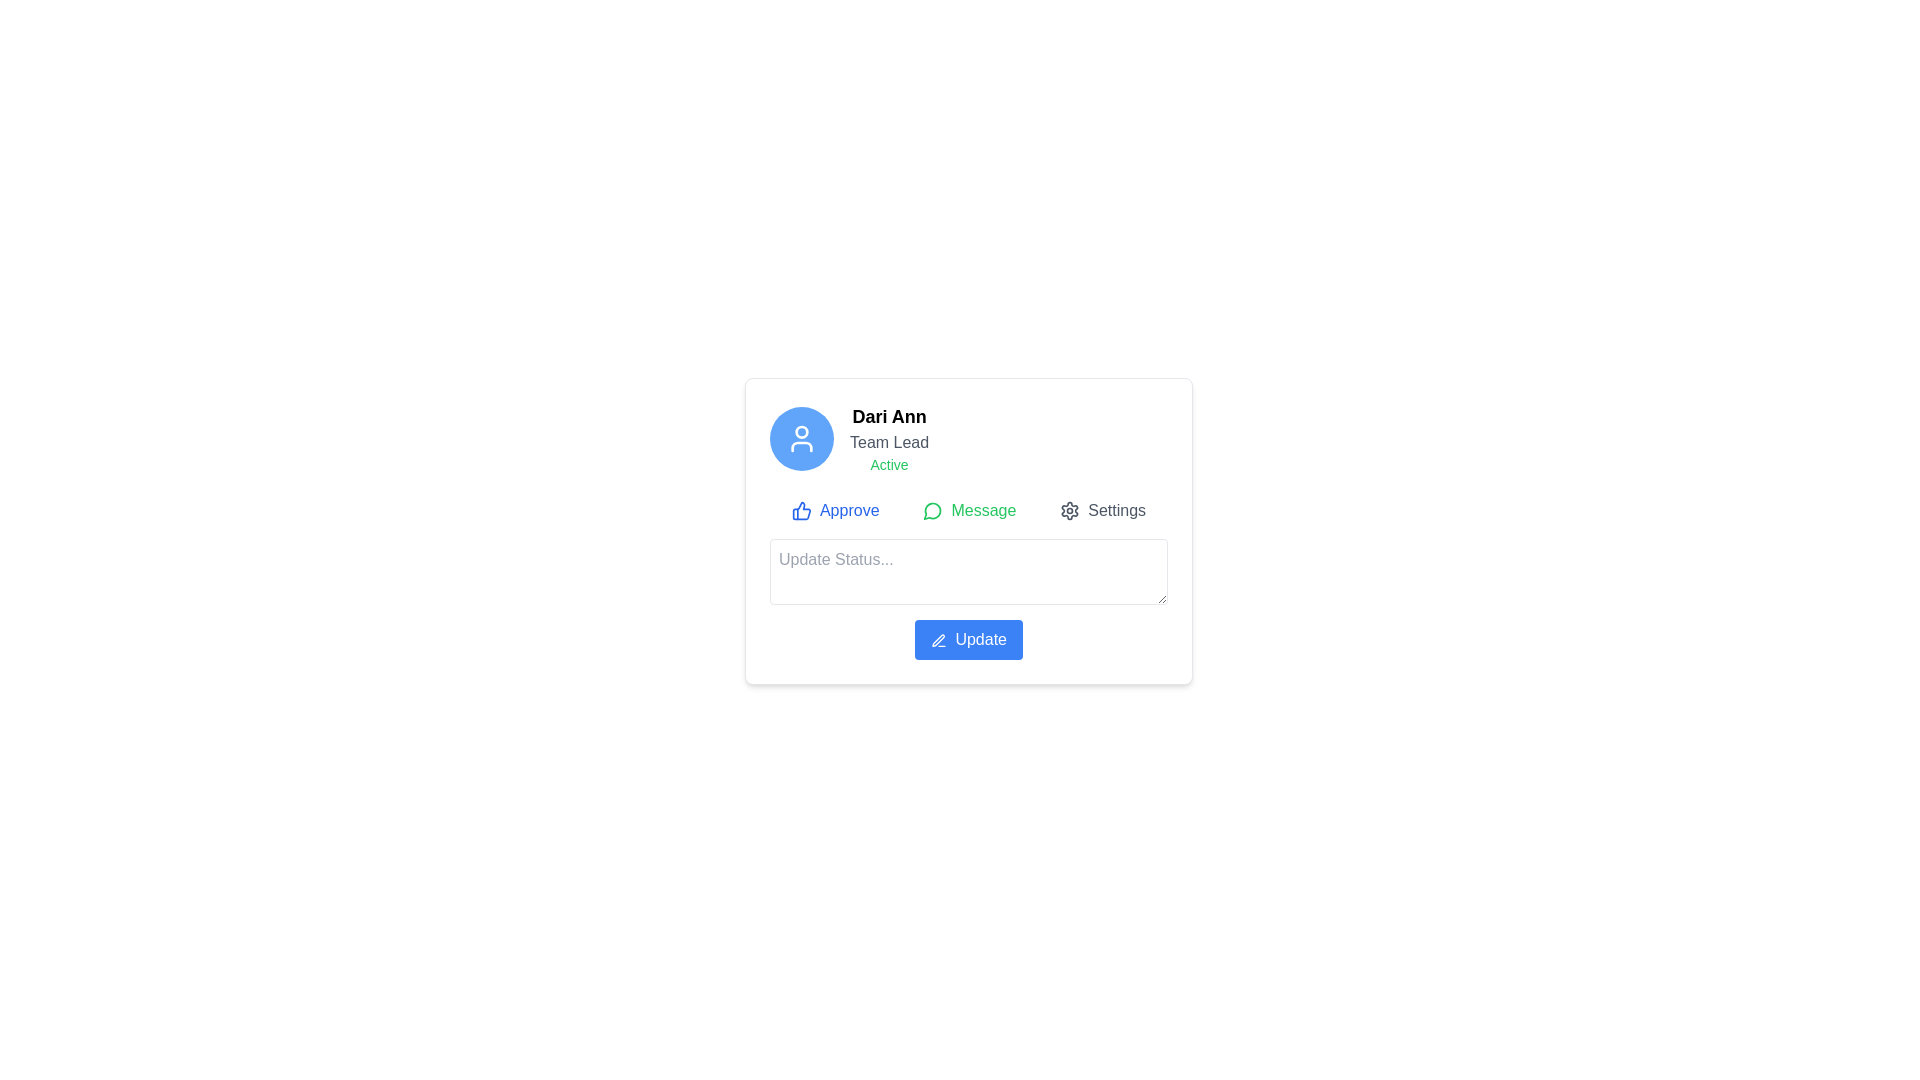 The width and height of the screenshot is (1920, 1080). Describe the element at coordinates (983, 509) in the screenshot. I see `the interactive text label located in the center-right area of the card UI component` at that location.